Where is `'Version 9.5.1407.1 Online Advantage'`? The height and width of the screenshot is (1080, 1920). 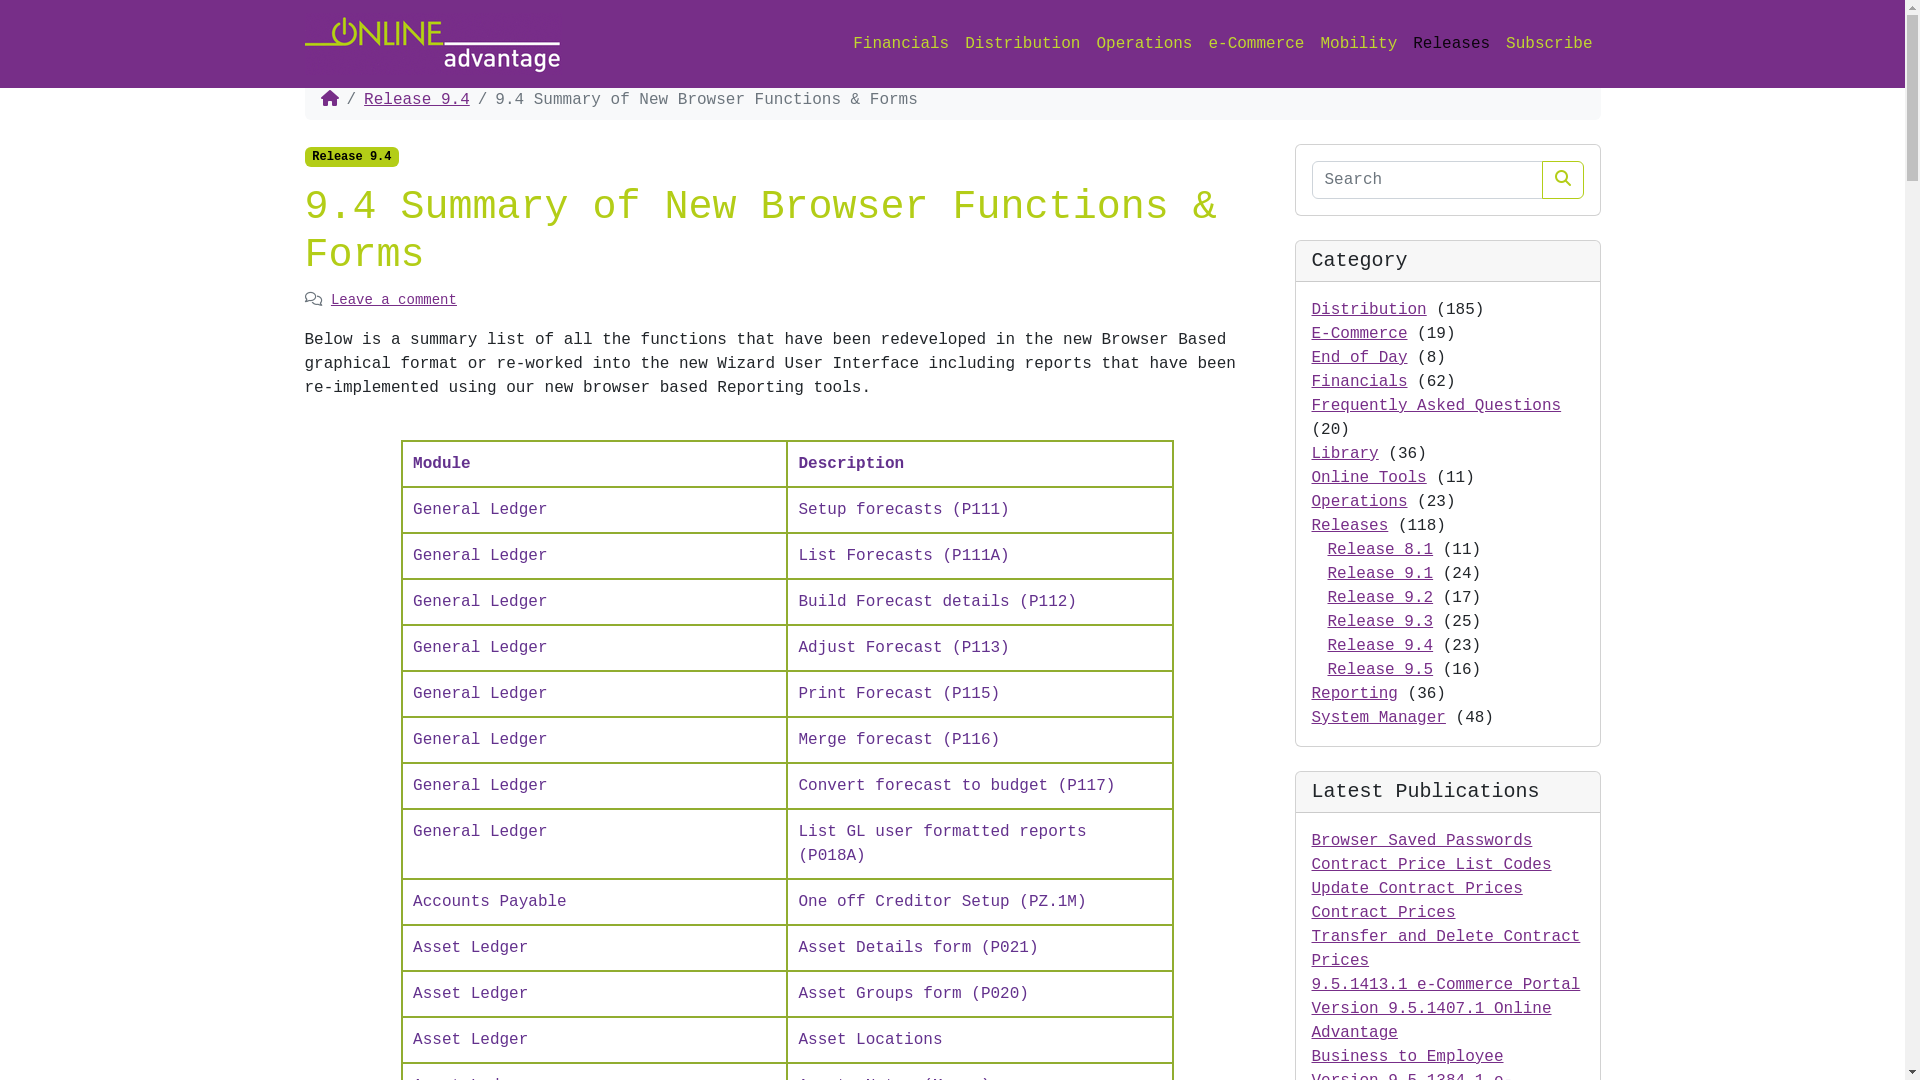 'Version 9.5.1407.1 Online Advantage' is located at coordinates (1430, 1021).